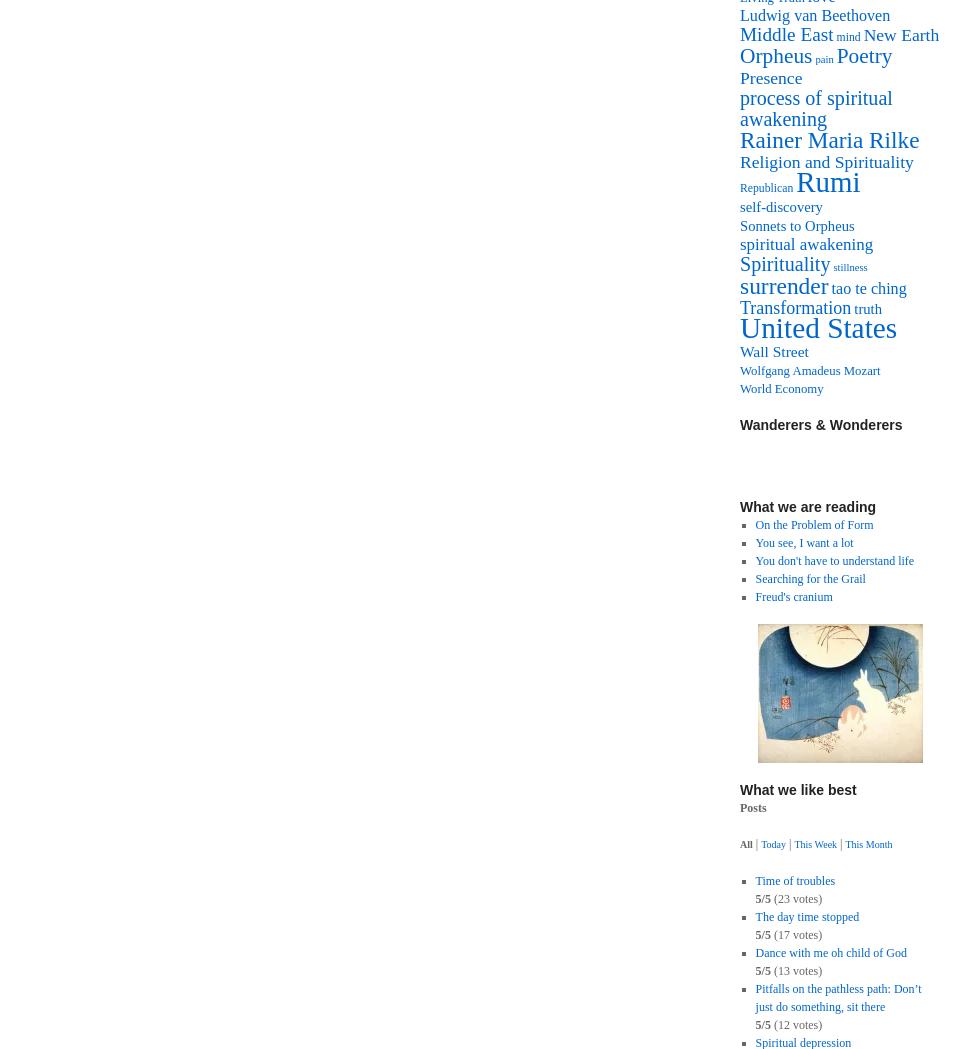  Describe the element at coordinates (807, 914) in the screenshot. I see `'The day time stopped'` at that location.